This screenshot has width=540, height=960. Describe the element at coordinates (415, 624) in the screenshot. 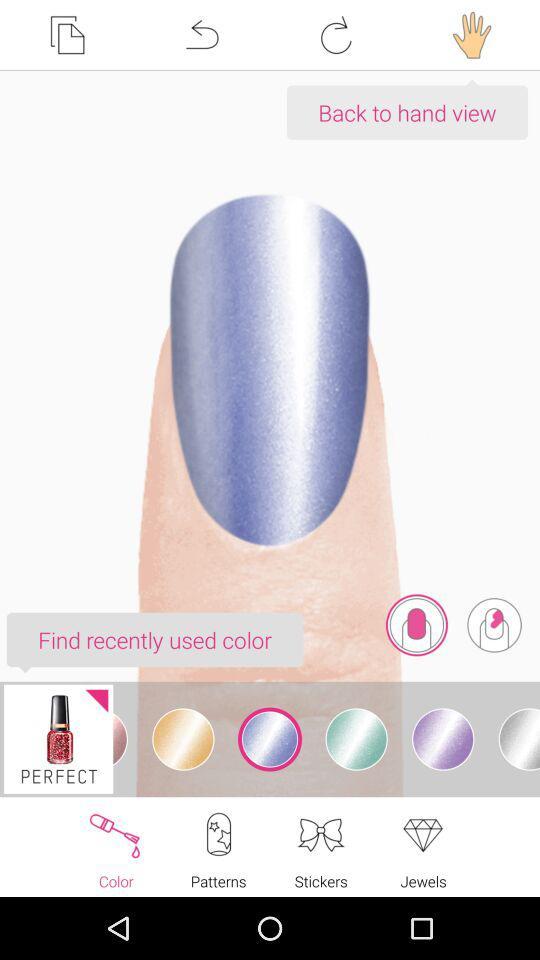

I see `icon below the back to hand icon` at that location.